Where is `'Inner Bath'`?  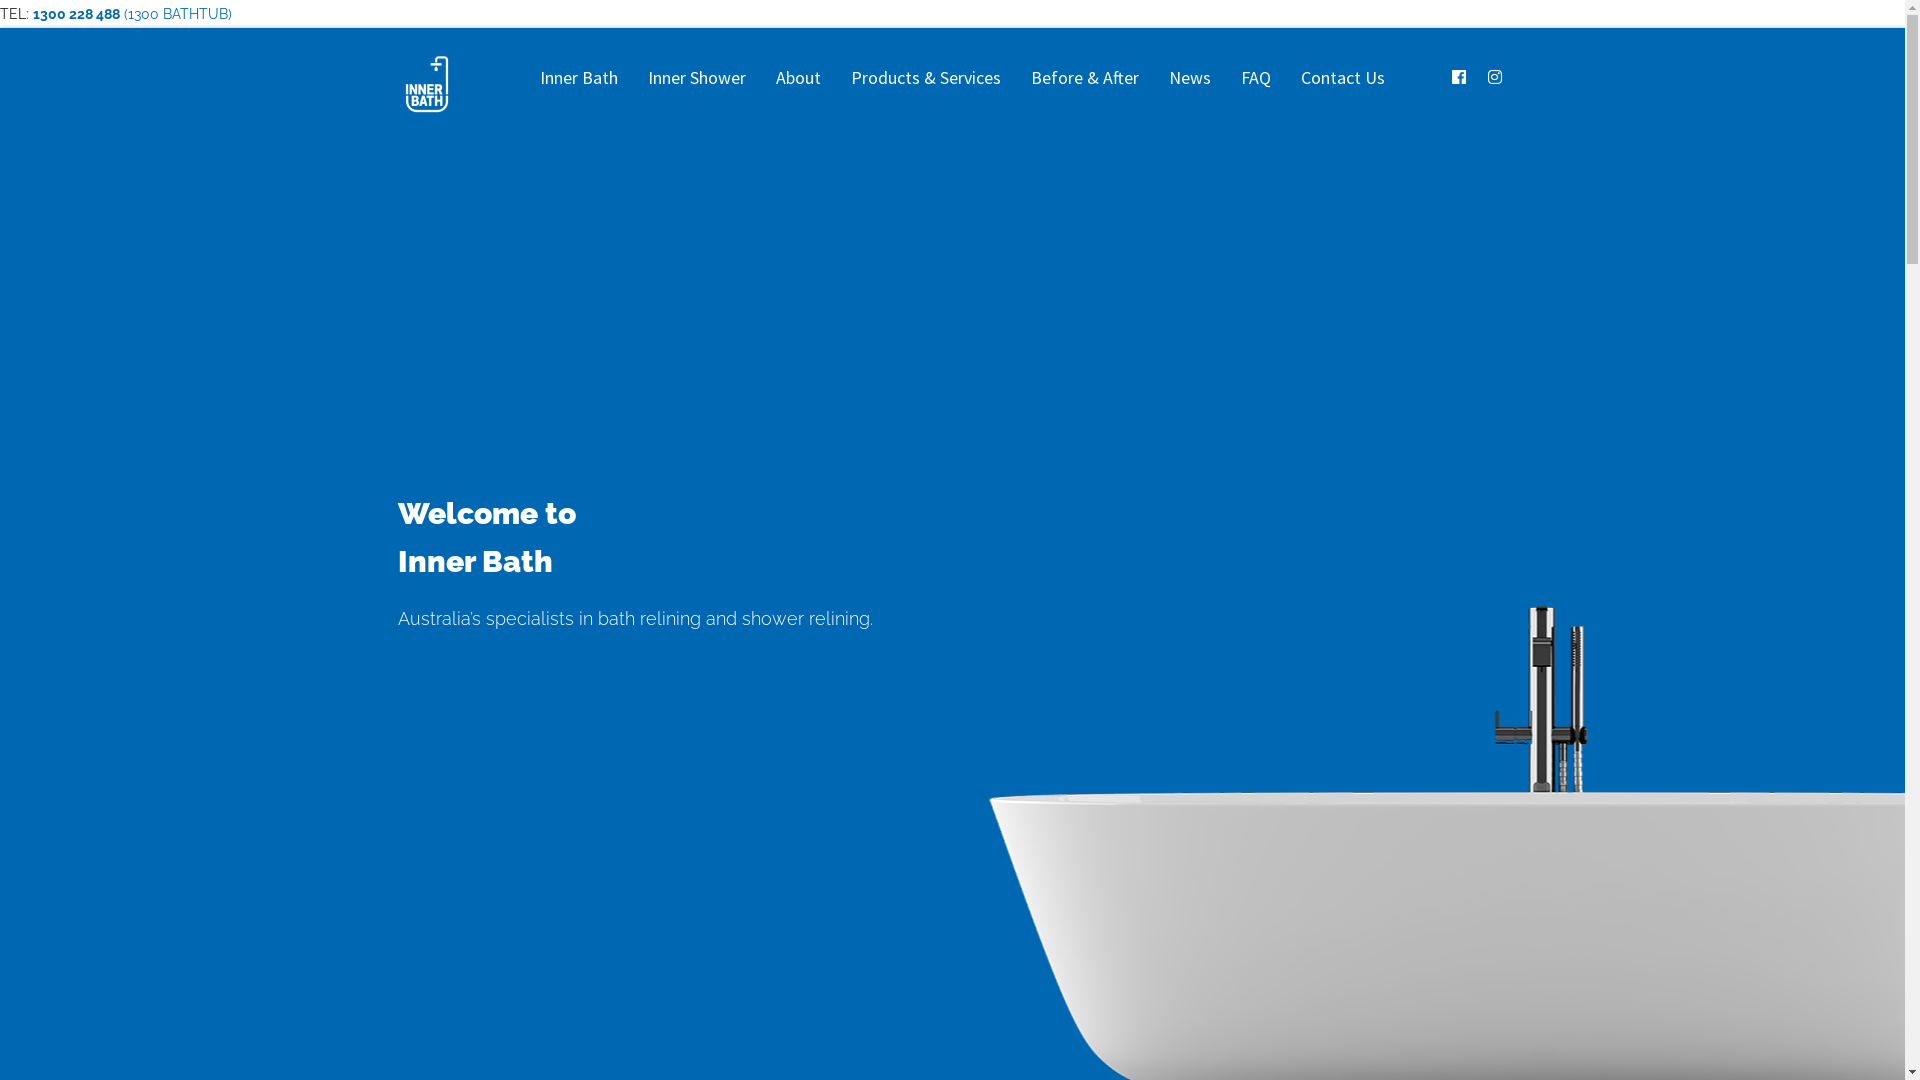 'Inner Bath' is located at coordinates (576, 76).